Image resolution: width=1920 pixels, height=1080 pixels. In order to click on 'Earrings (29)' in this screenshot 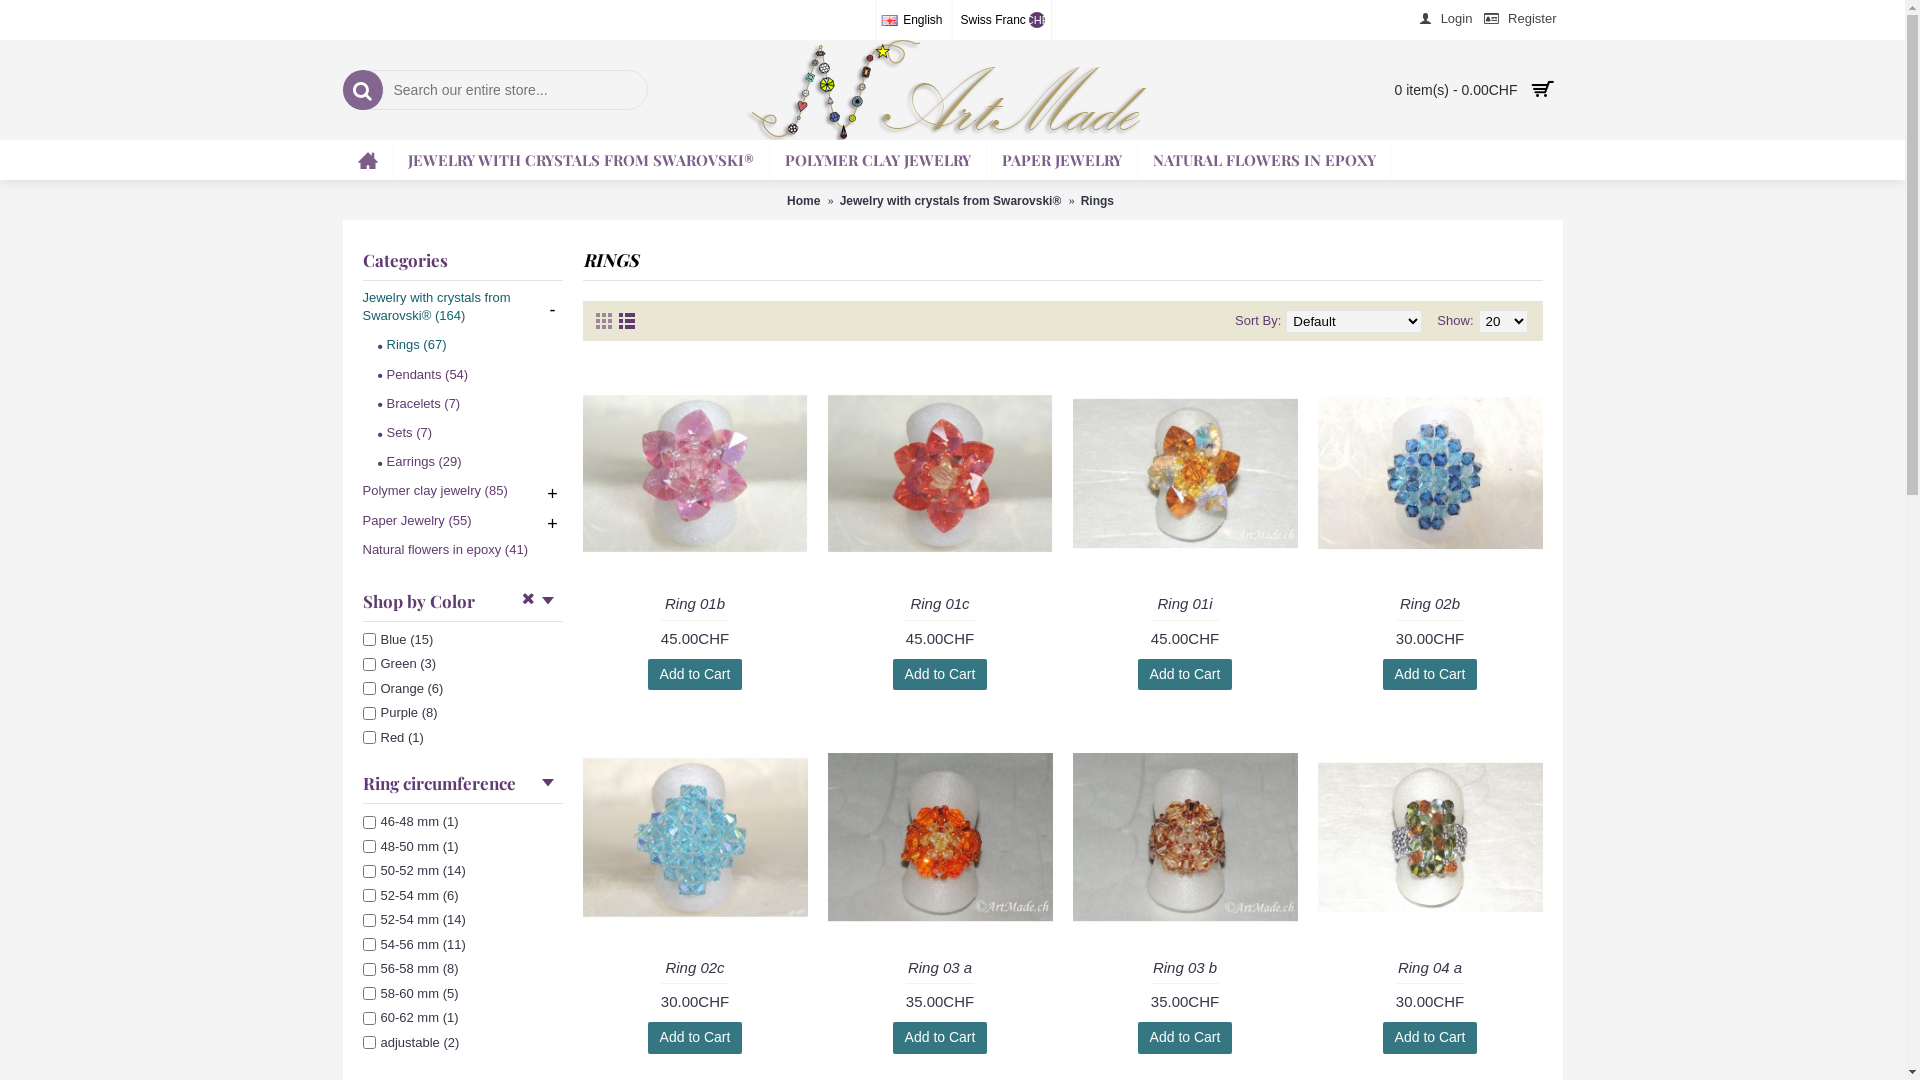, I will do `click(460, 459)`.